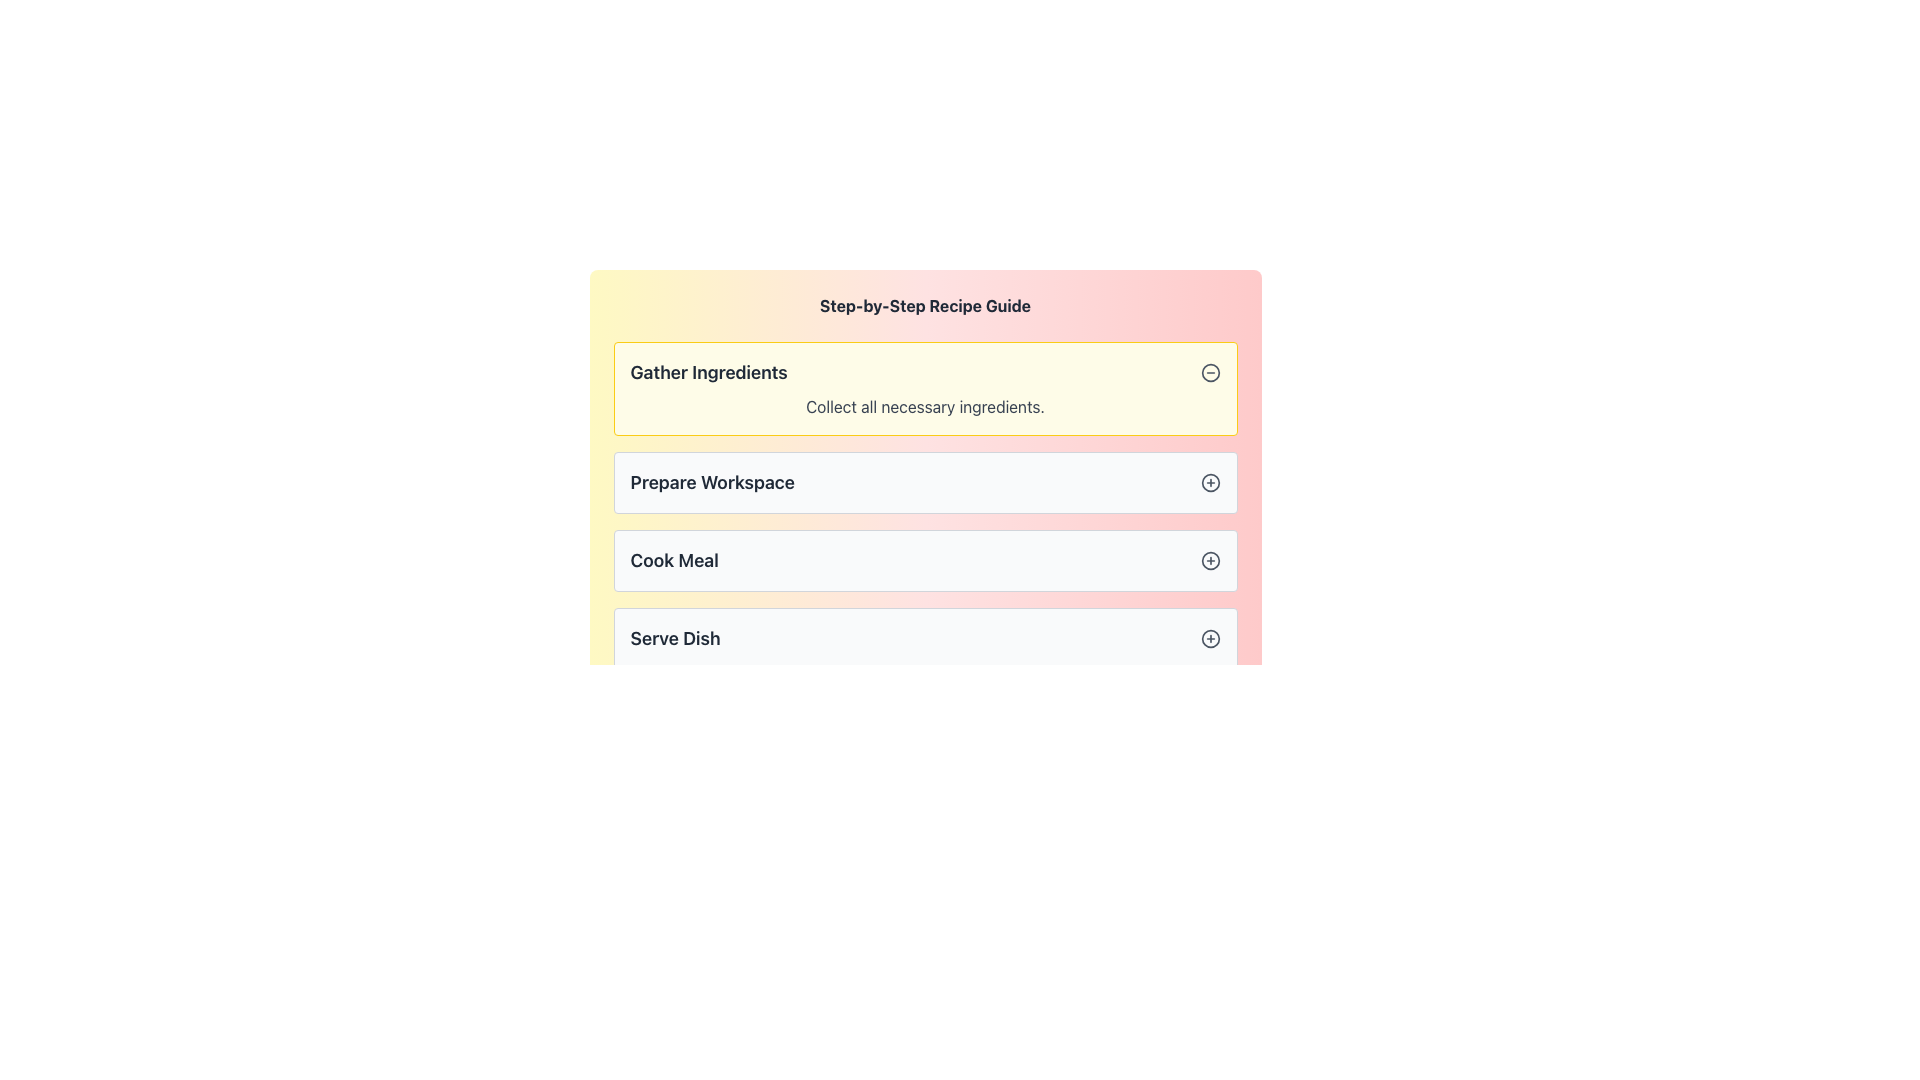 The width and height of the screenshot is (1920, 1080). I want to click on the circular gray-bordered button with a '+' shape located to the right of the 'Prepare Workspace' text, so click(1209, 482).